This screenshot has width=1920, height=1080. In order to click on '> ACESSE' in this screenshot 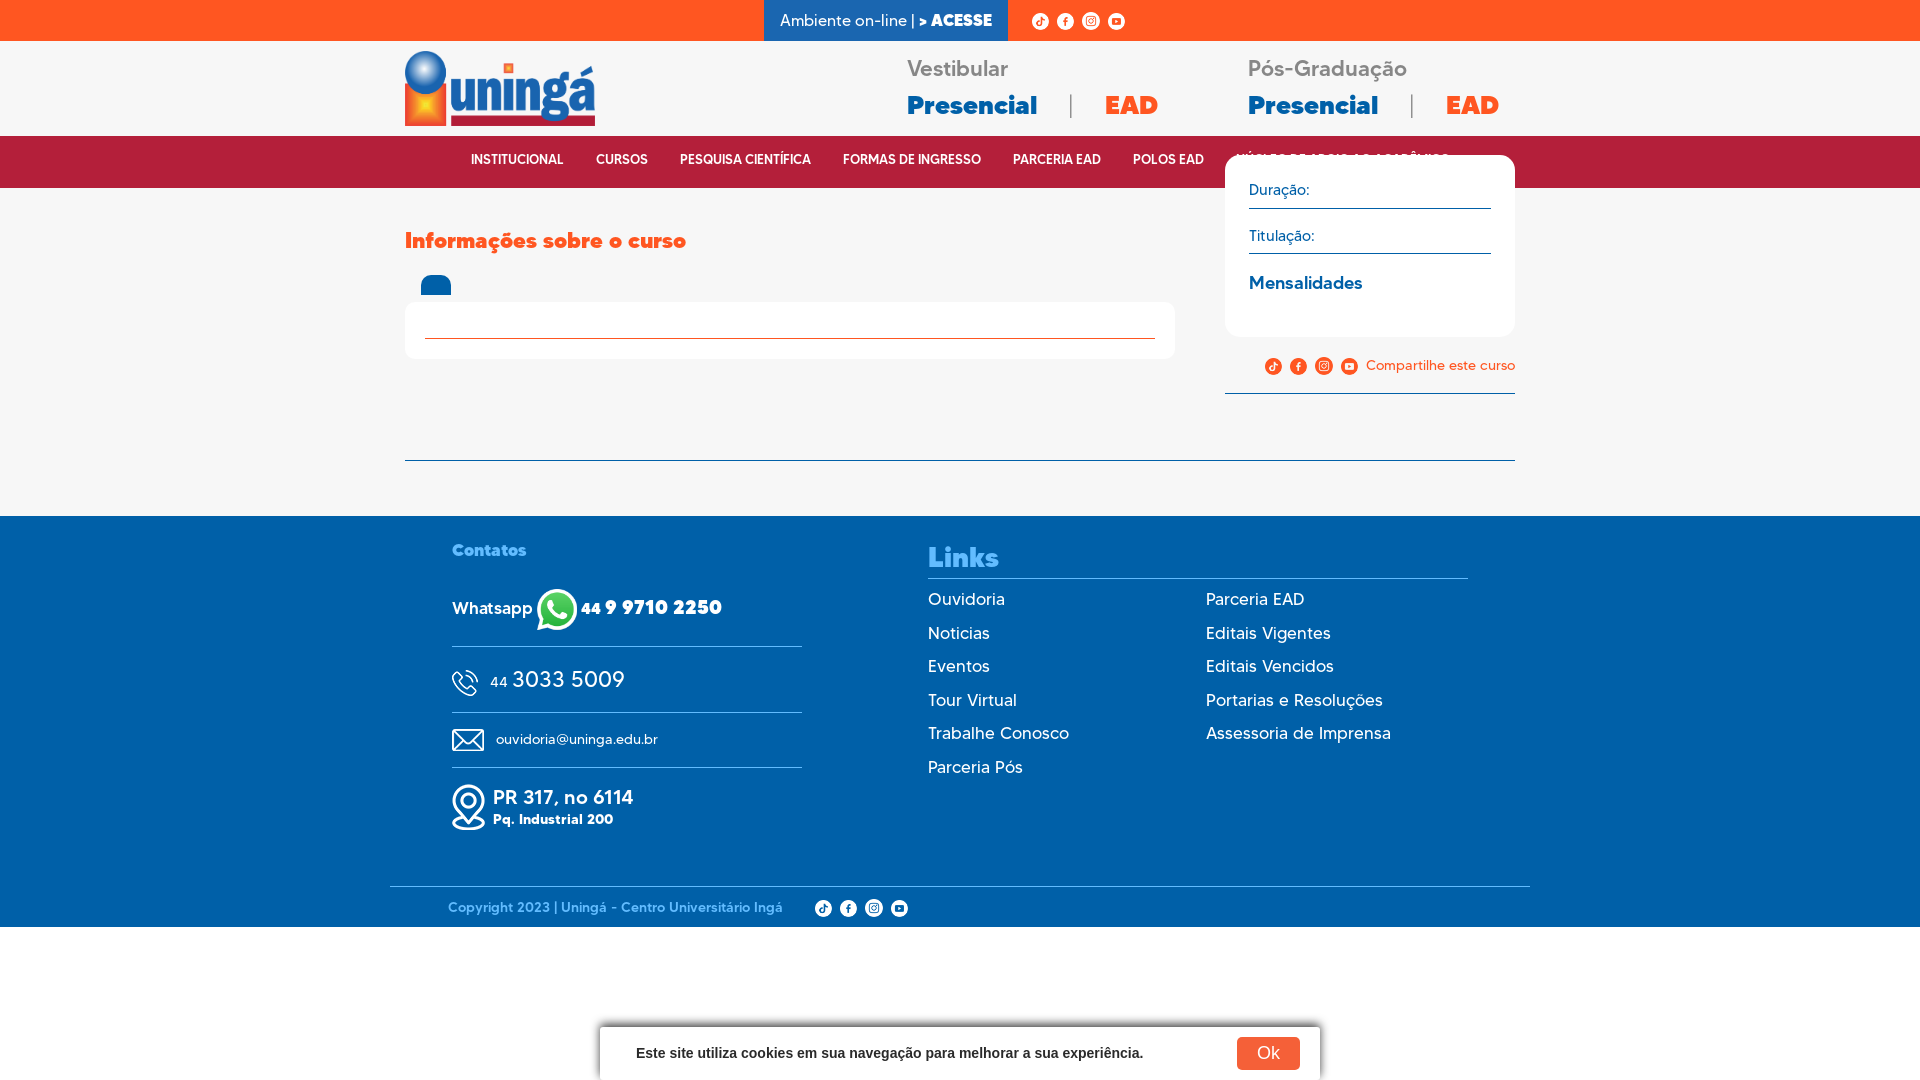, I will do `click(953, 19)`.